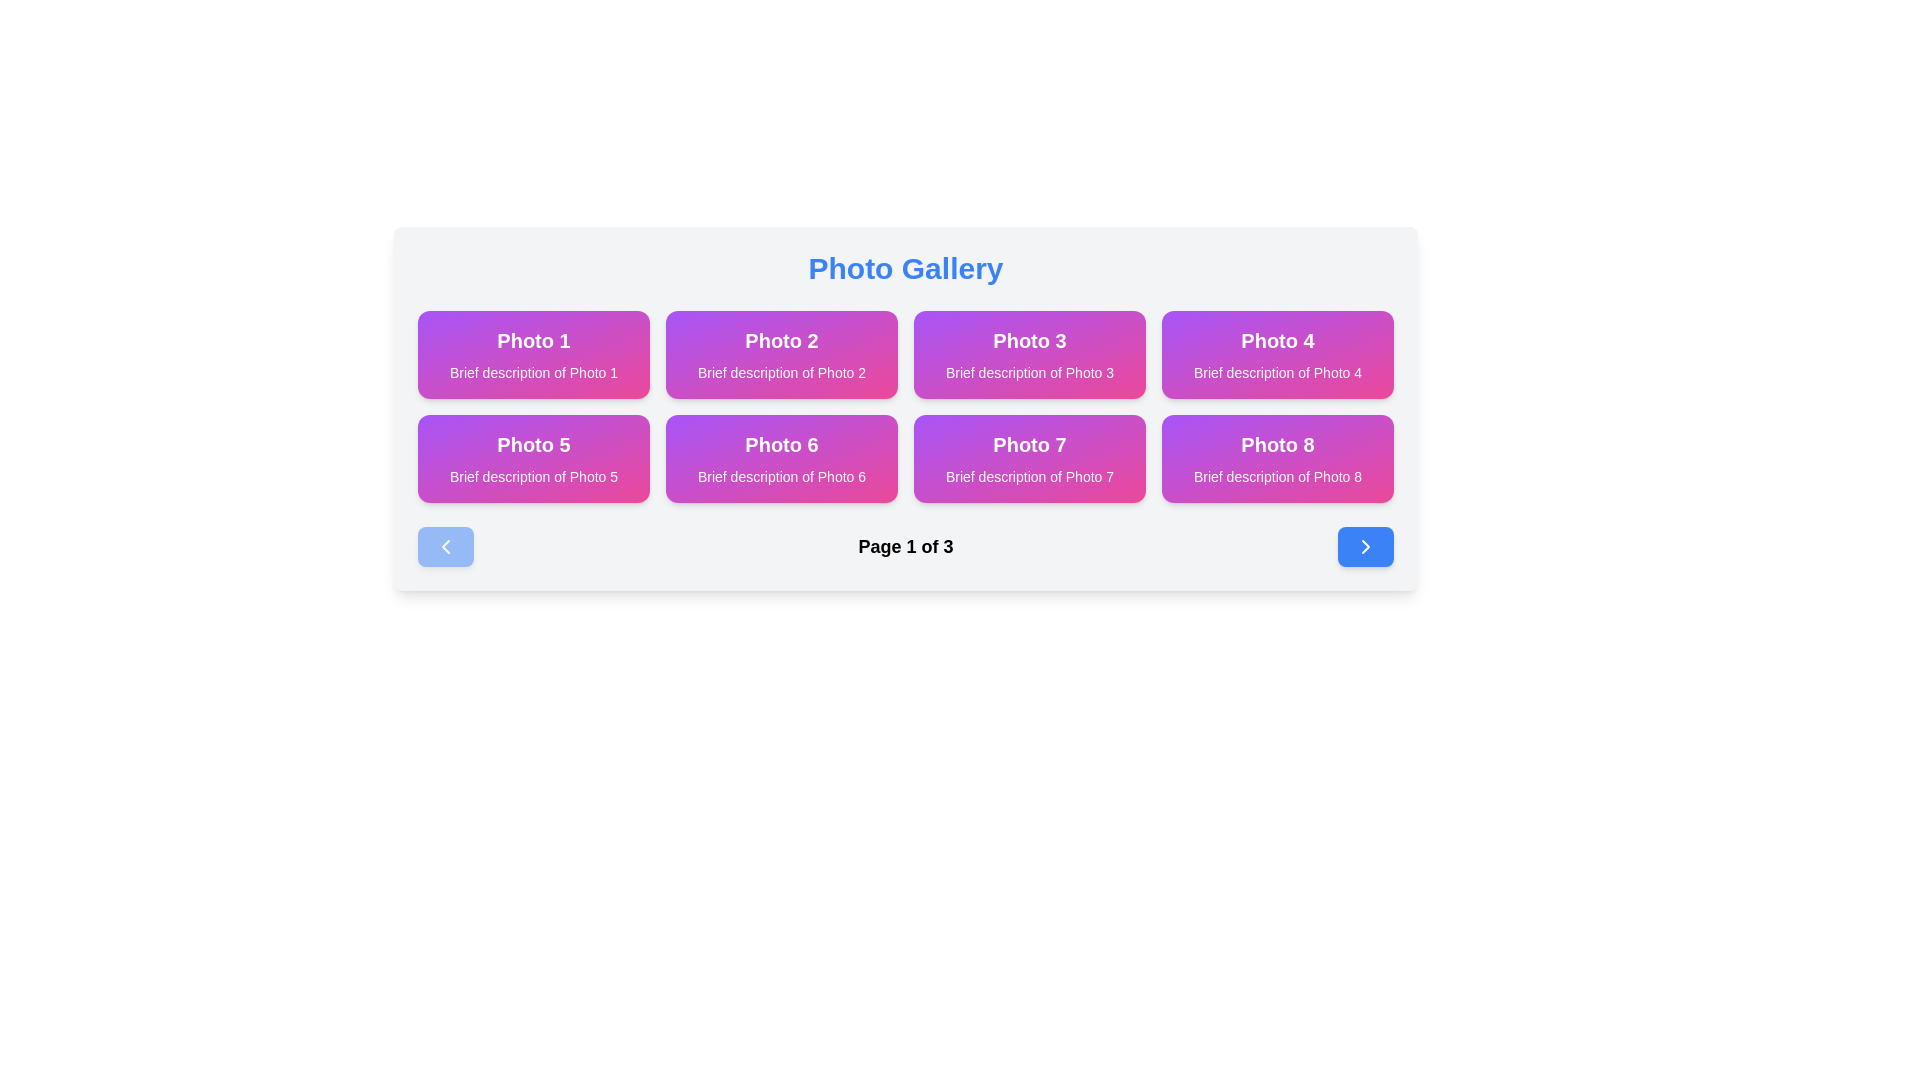  I want to click on text that serves as the title for the card labeled 'Photo 6', located at the top center of the card in the second row, second column of a 2x4 grid layout, so click(781, 443).